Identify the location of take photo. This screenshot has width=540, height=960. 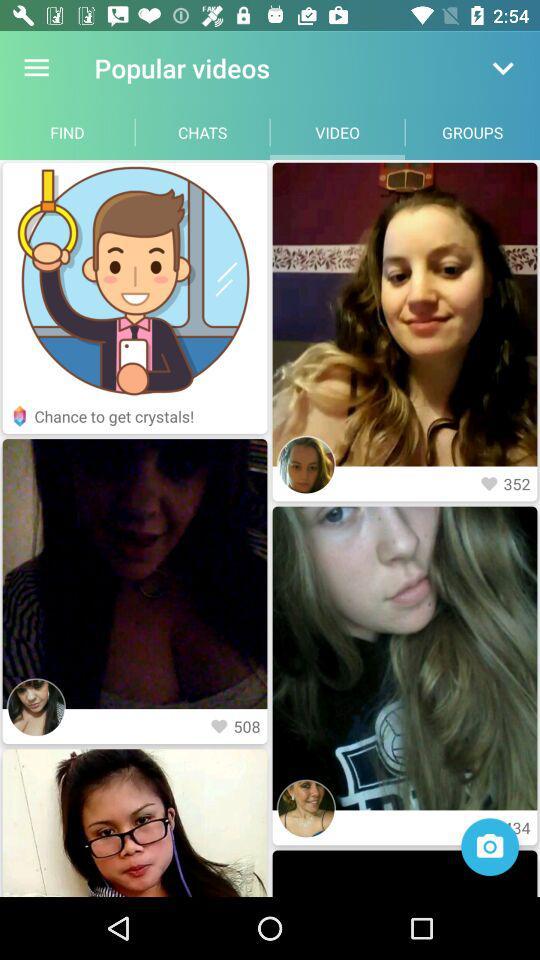
(489, 846).